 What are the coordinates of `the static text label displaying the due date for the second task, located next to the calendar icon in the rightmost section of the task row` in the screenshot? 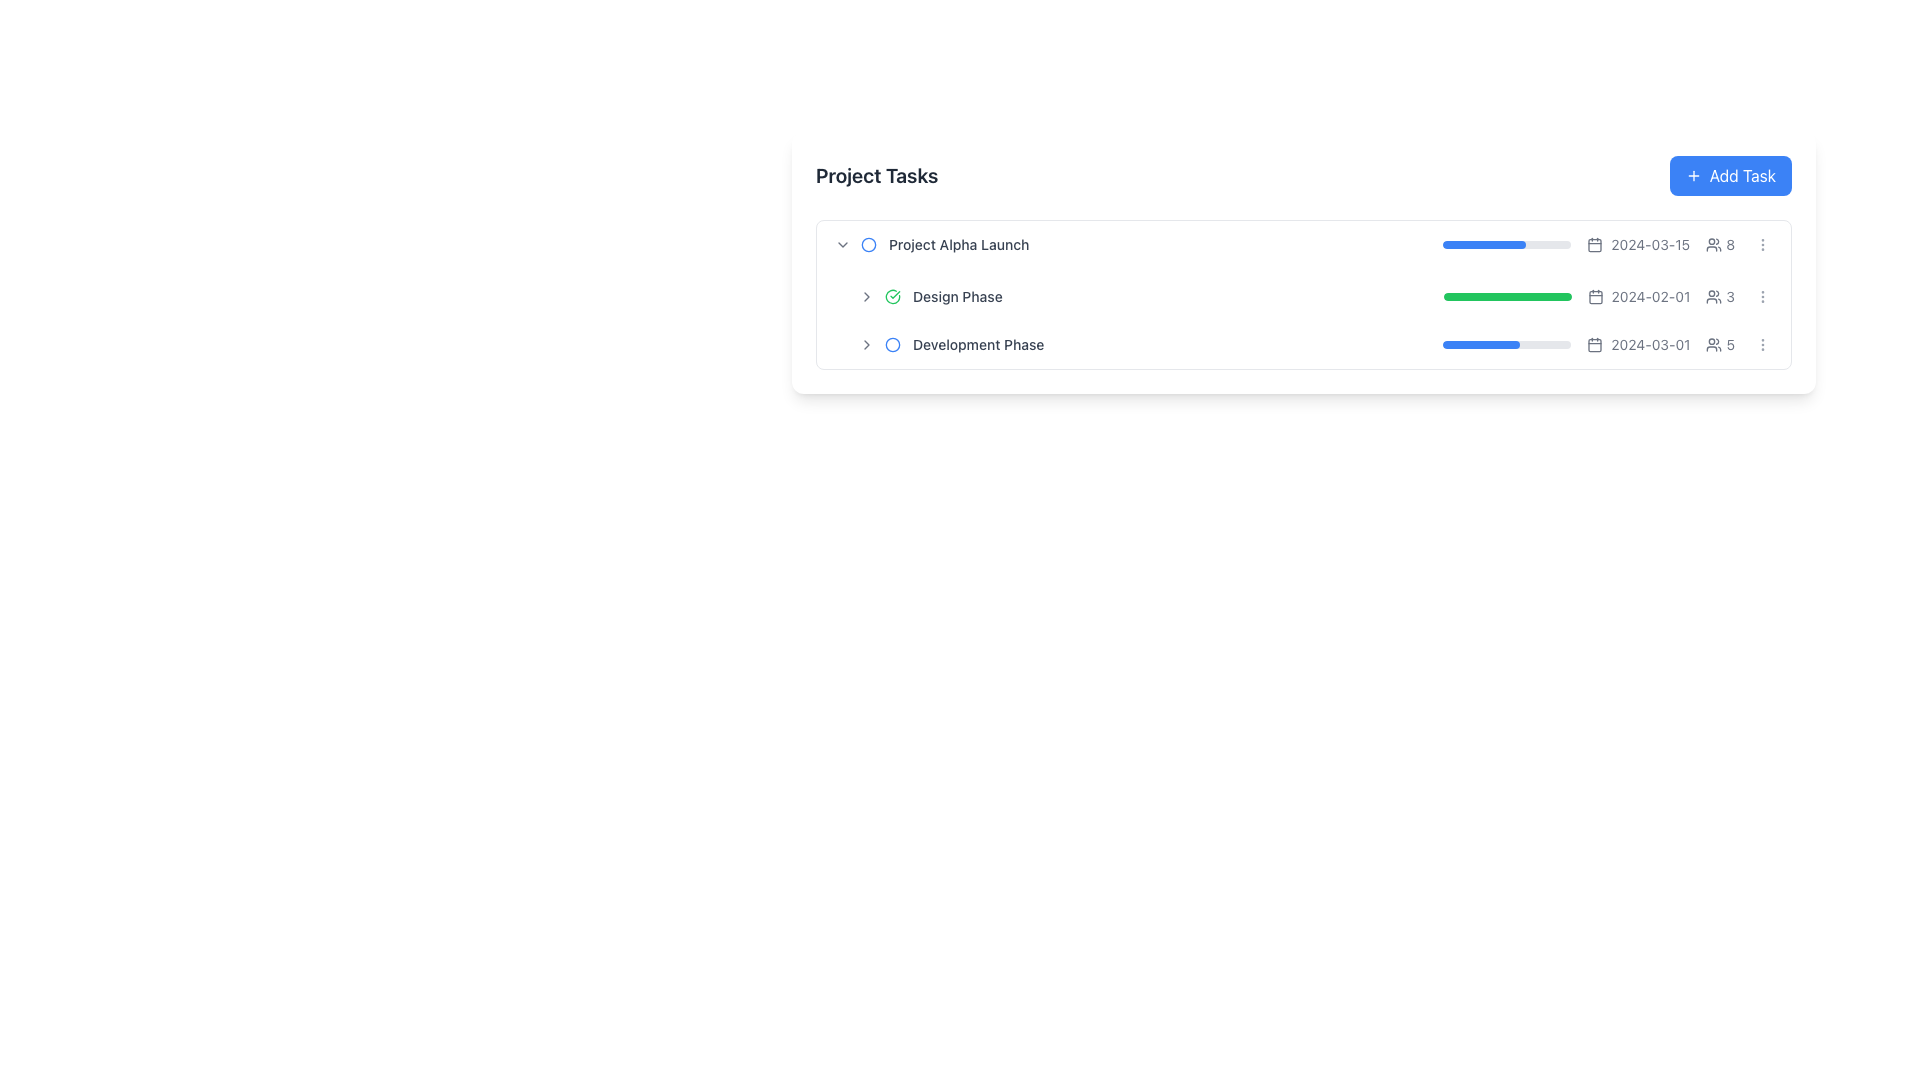 It's located at (1651, 297).